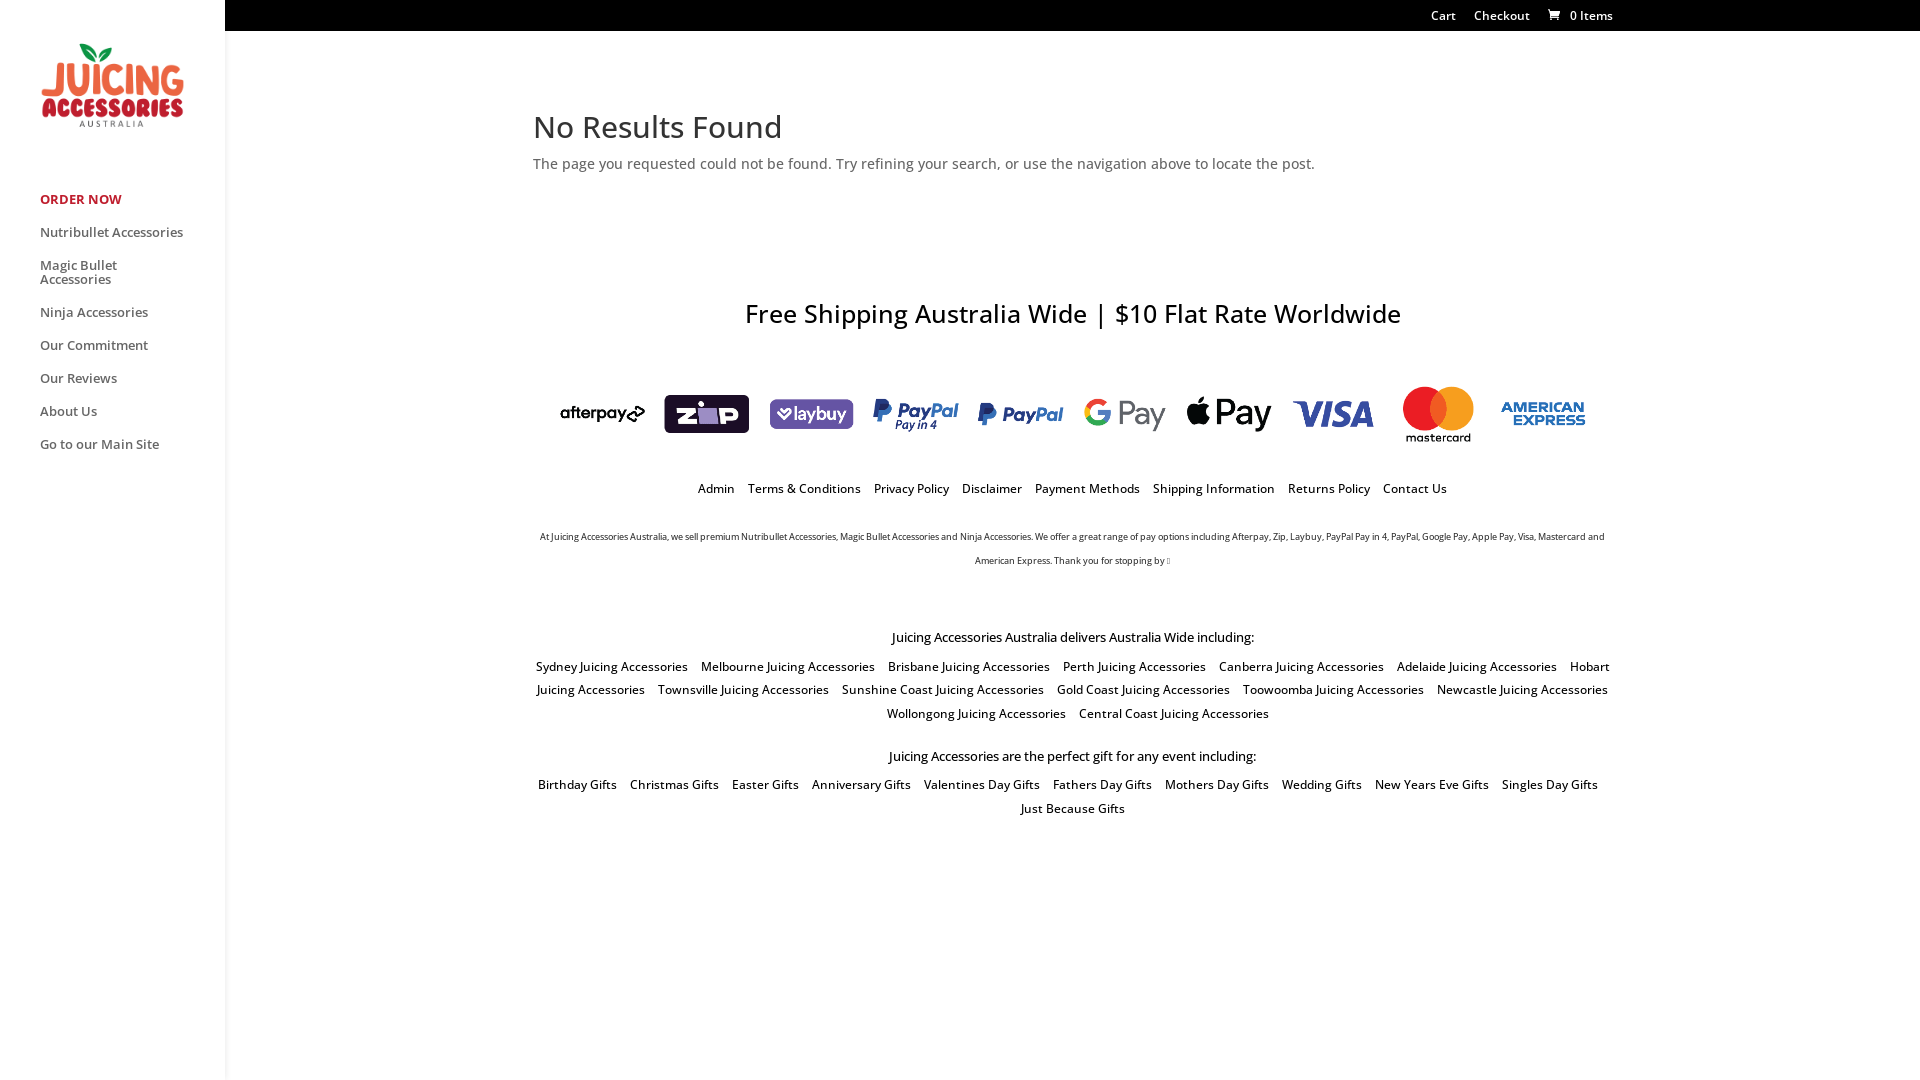  I want to click on 'Magic Bullet Accessories', so click(39, 281).